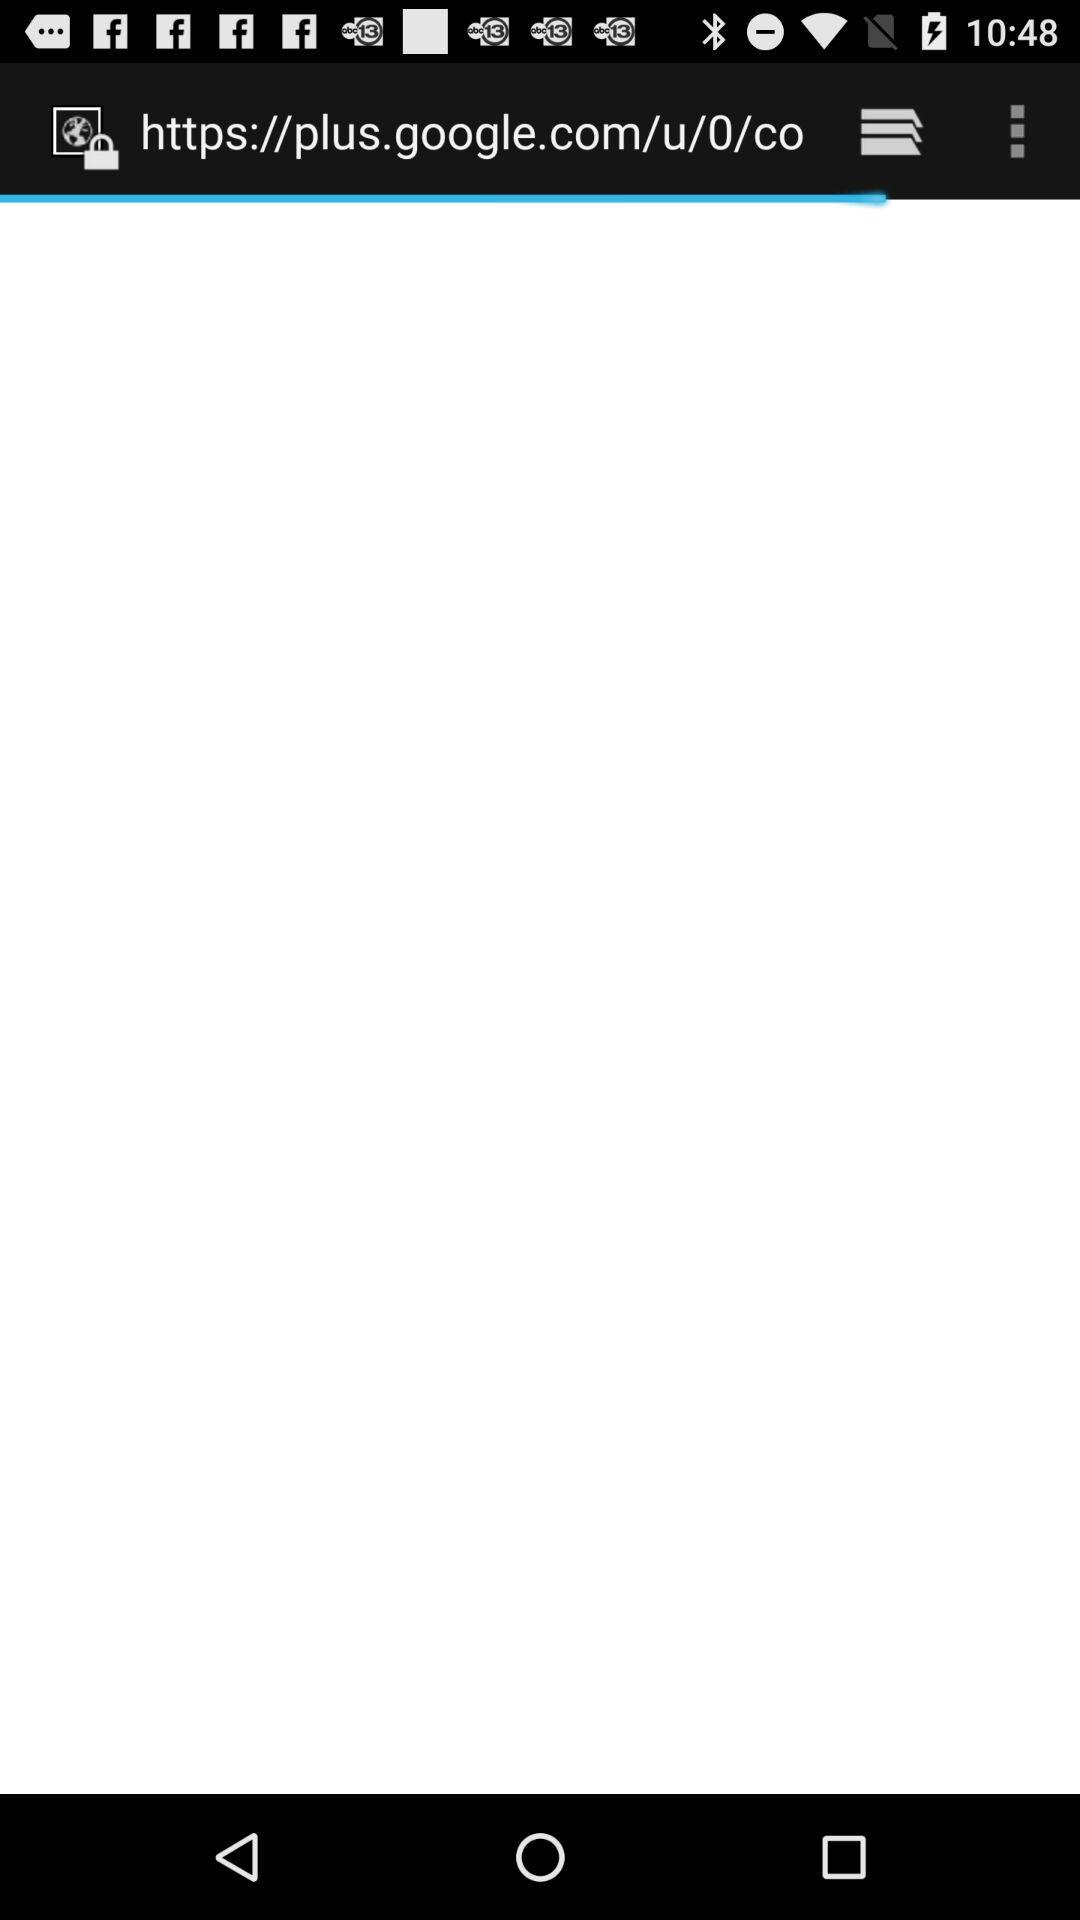 This screenshot has height=1920, width=1080. What do you see at coordinates (540, 996) in the screenshot?
I see `item below the https plus google icon` at bounding box center [540, 996].